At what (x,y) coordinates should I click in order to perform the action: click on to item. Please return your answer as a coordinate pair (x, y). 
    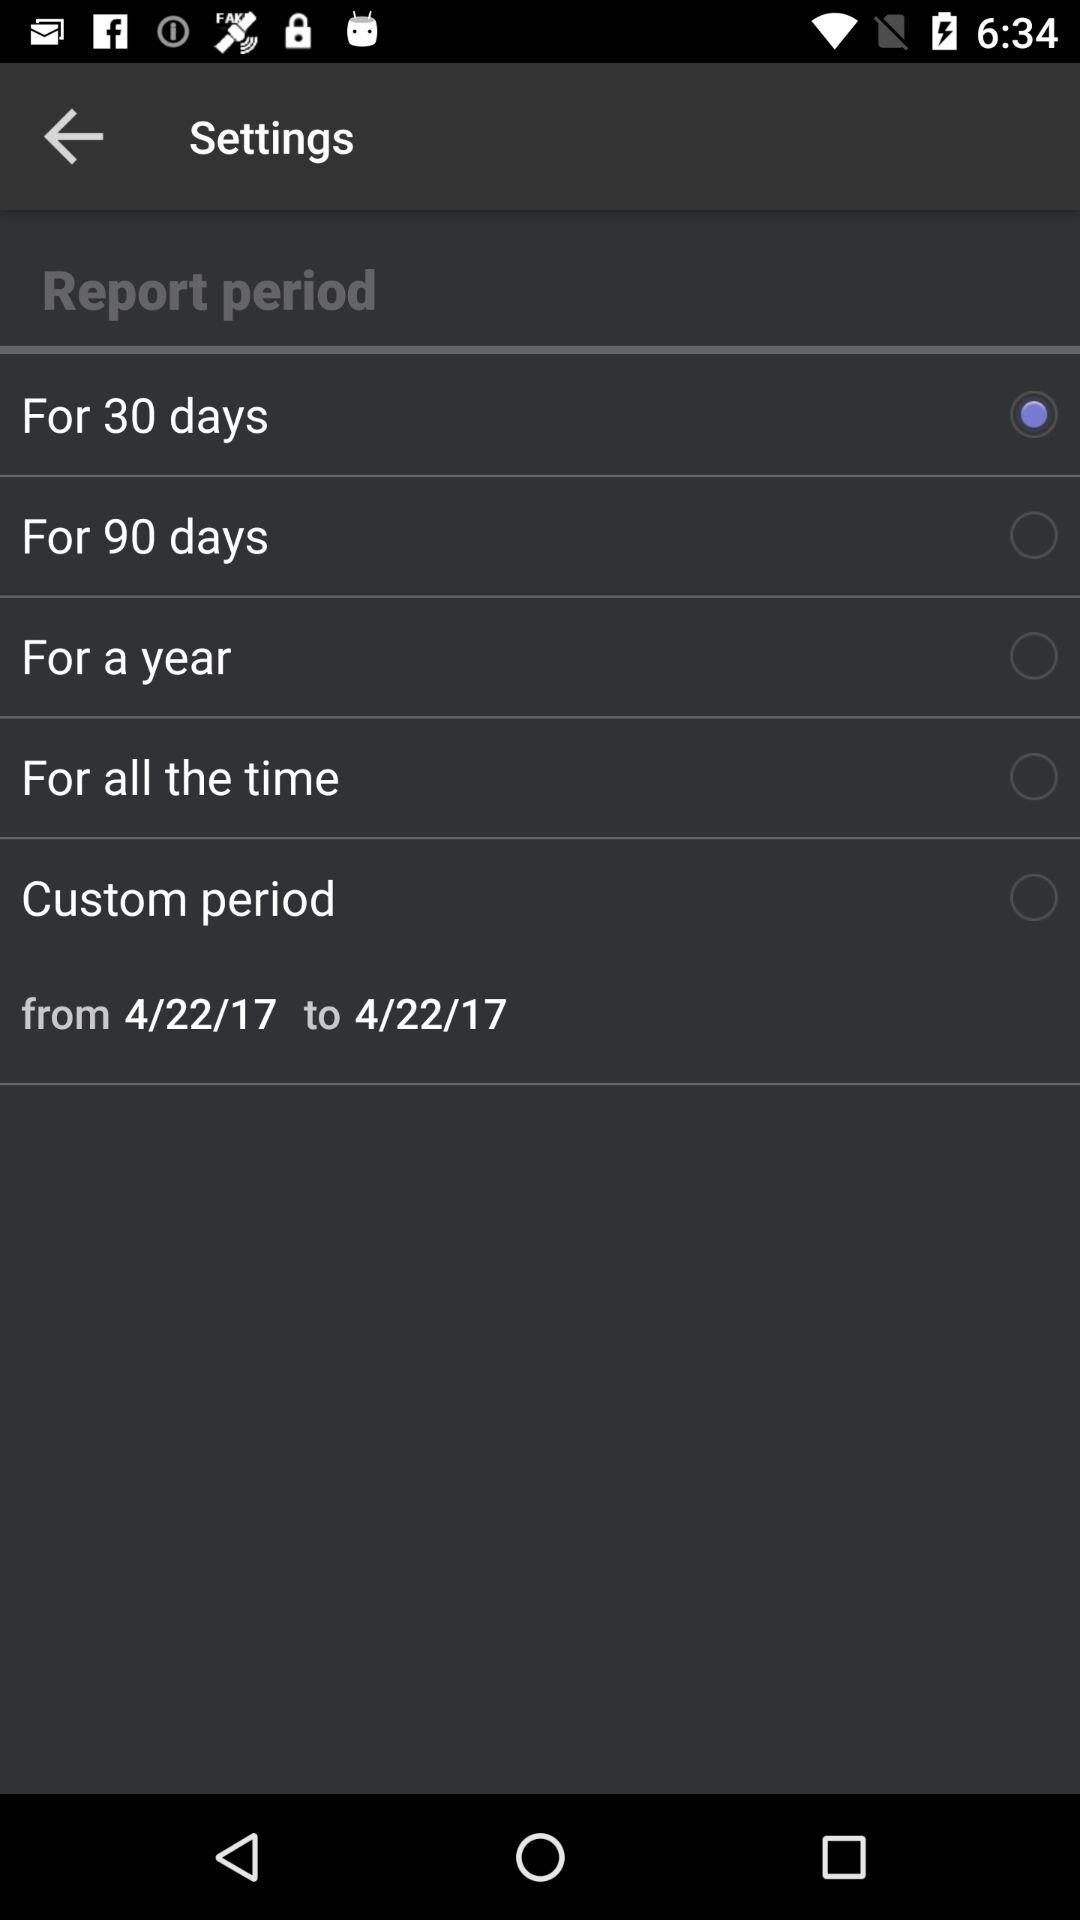
    Looking at the image, I should click on (321, 1012).